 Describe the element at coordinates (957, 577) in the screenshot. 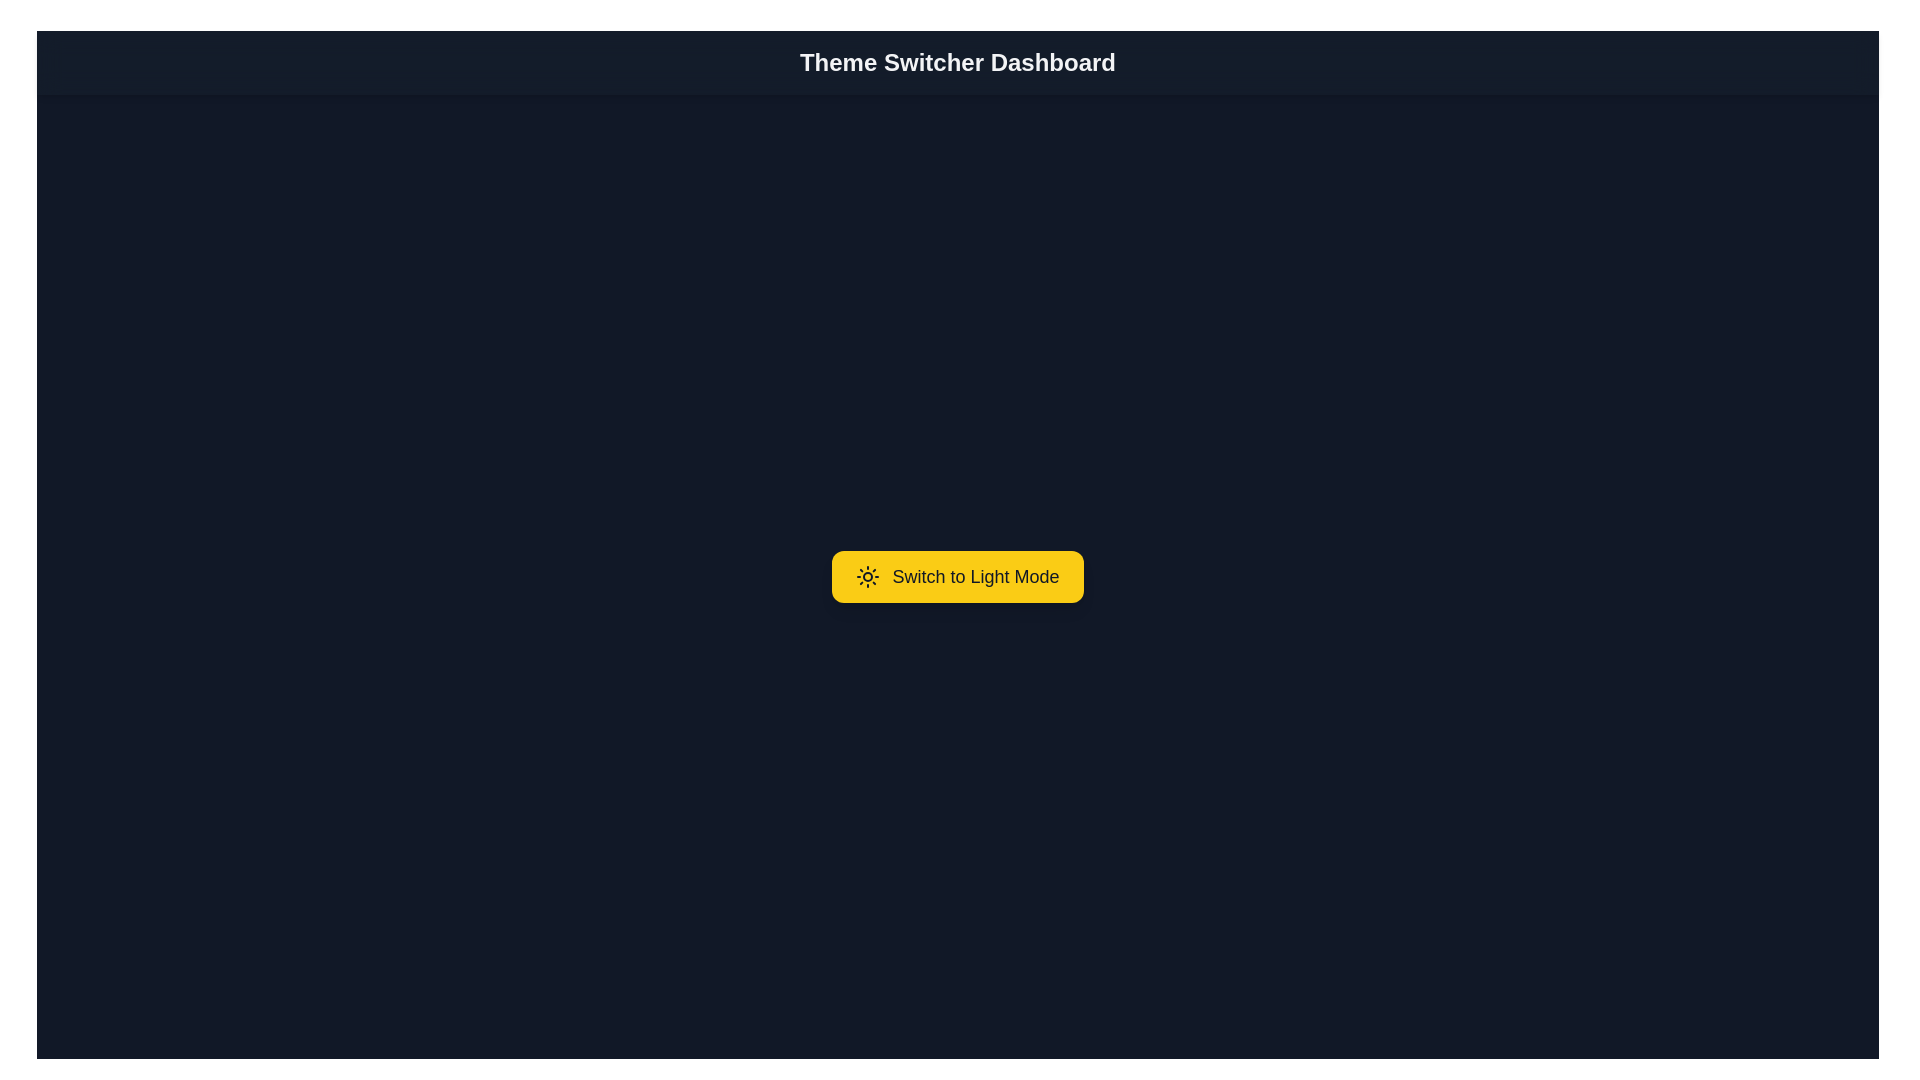

I see `the 'Switch to Light Mode' button to observe the hover effect` at that location.